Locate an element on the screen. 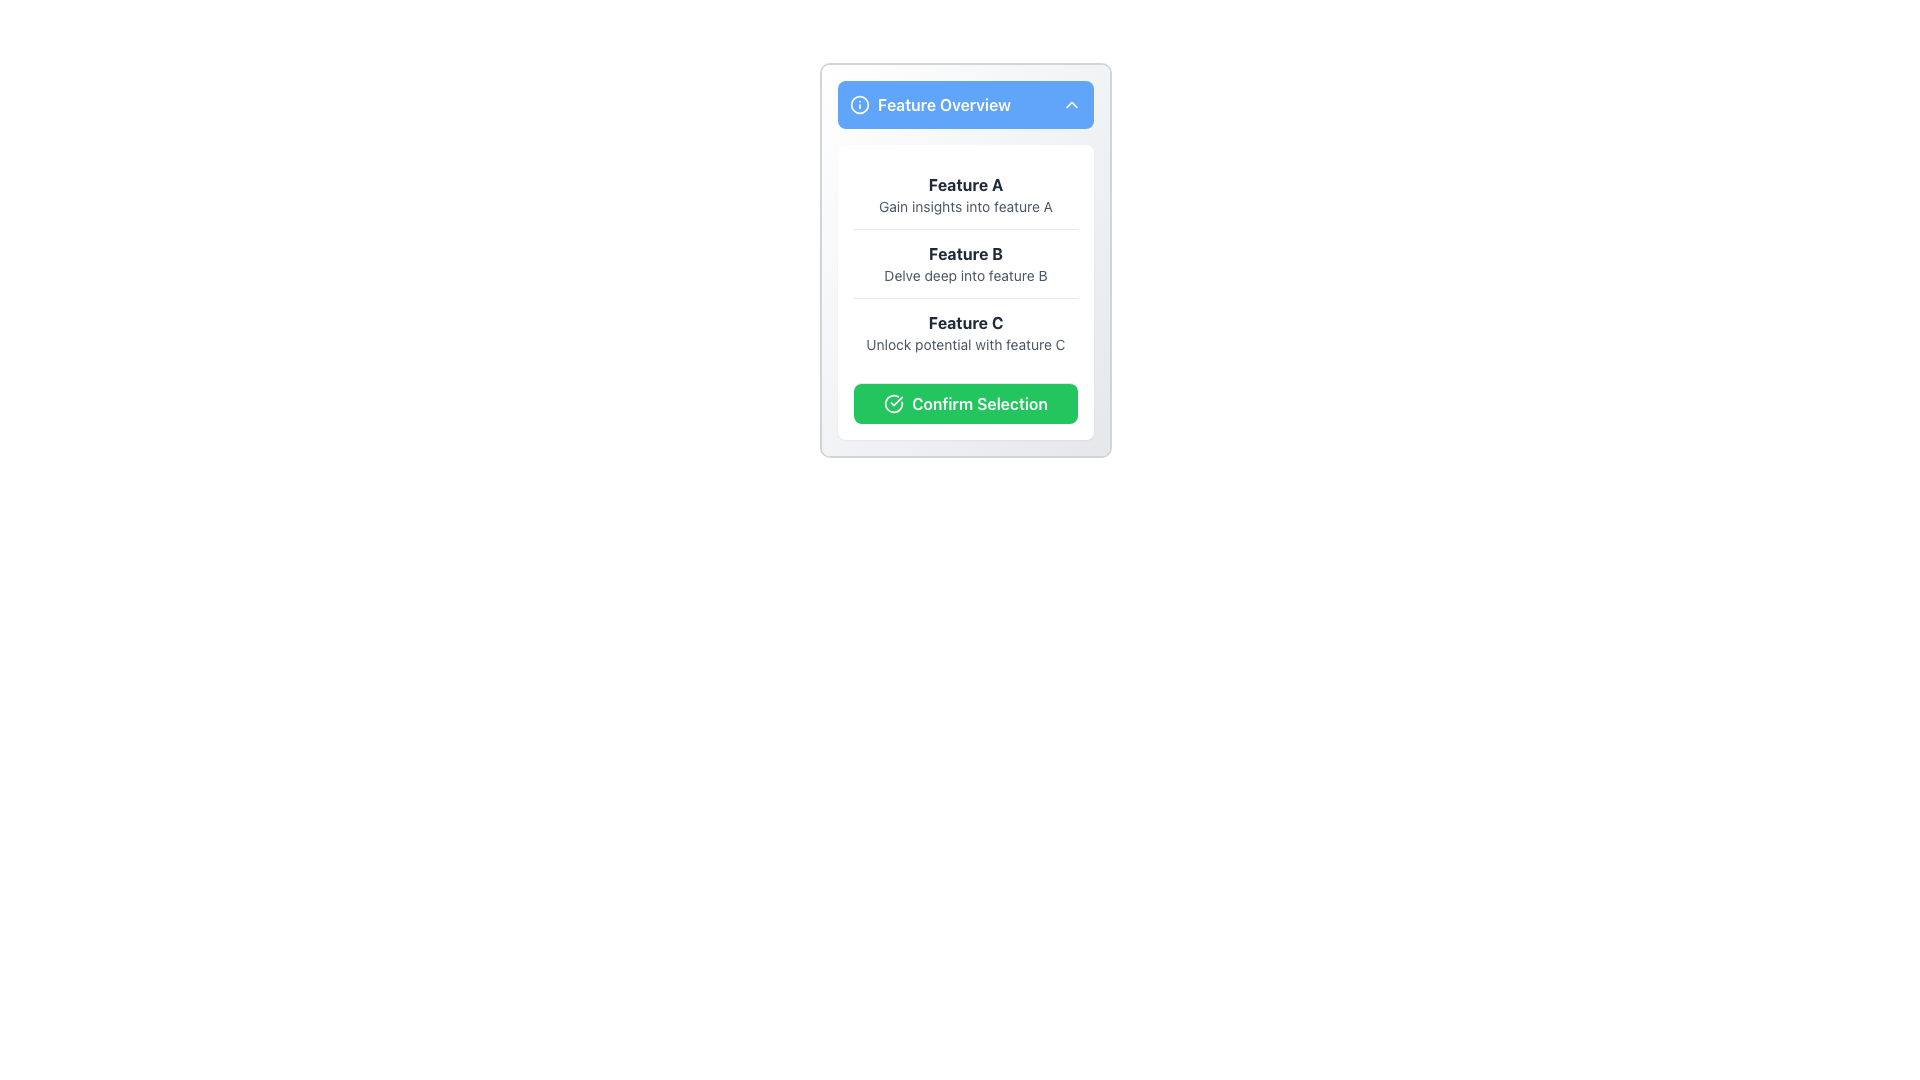 This screenshot has height=1080, width=1920. the green 'Confirm Selection' button with a checkmark icon is located at coordinates (965, 403).